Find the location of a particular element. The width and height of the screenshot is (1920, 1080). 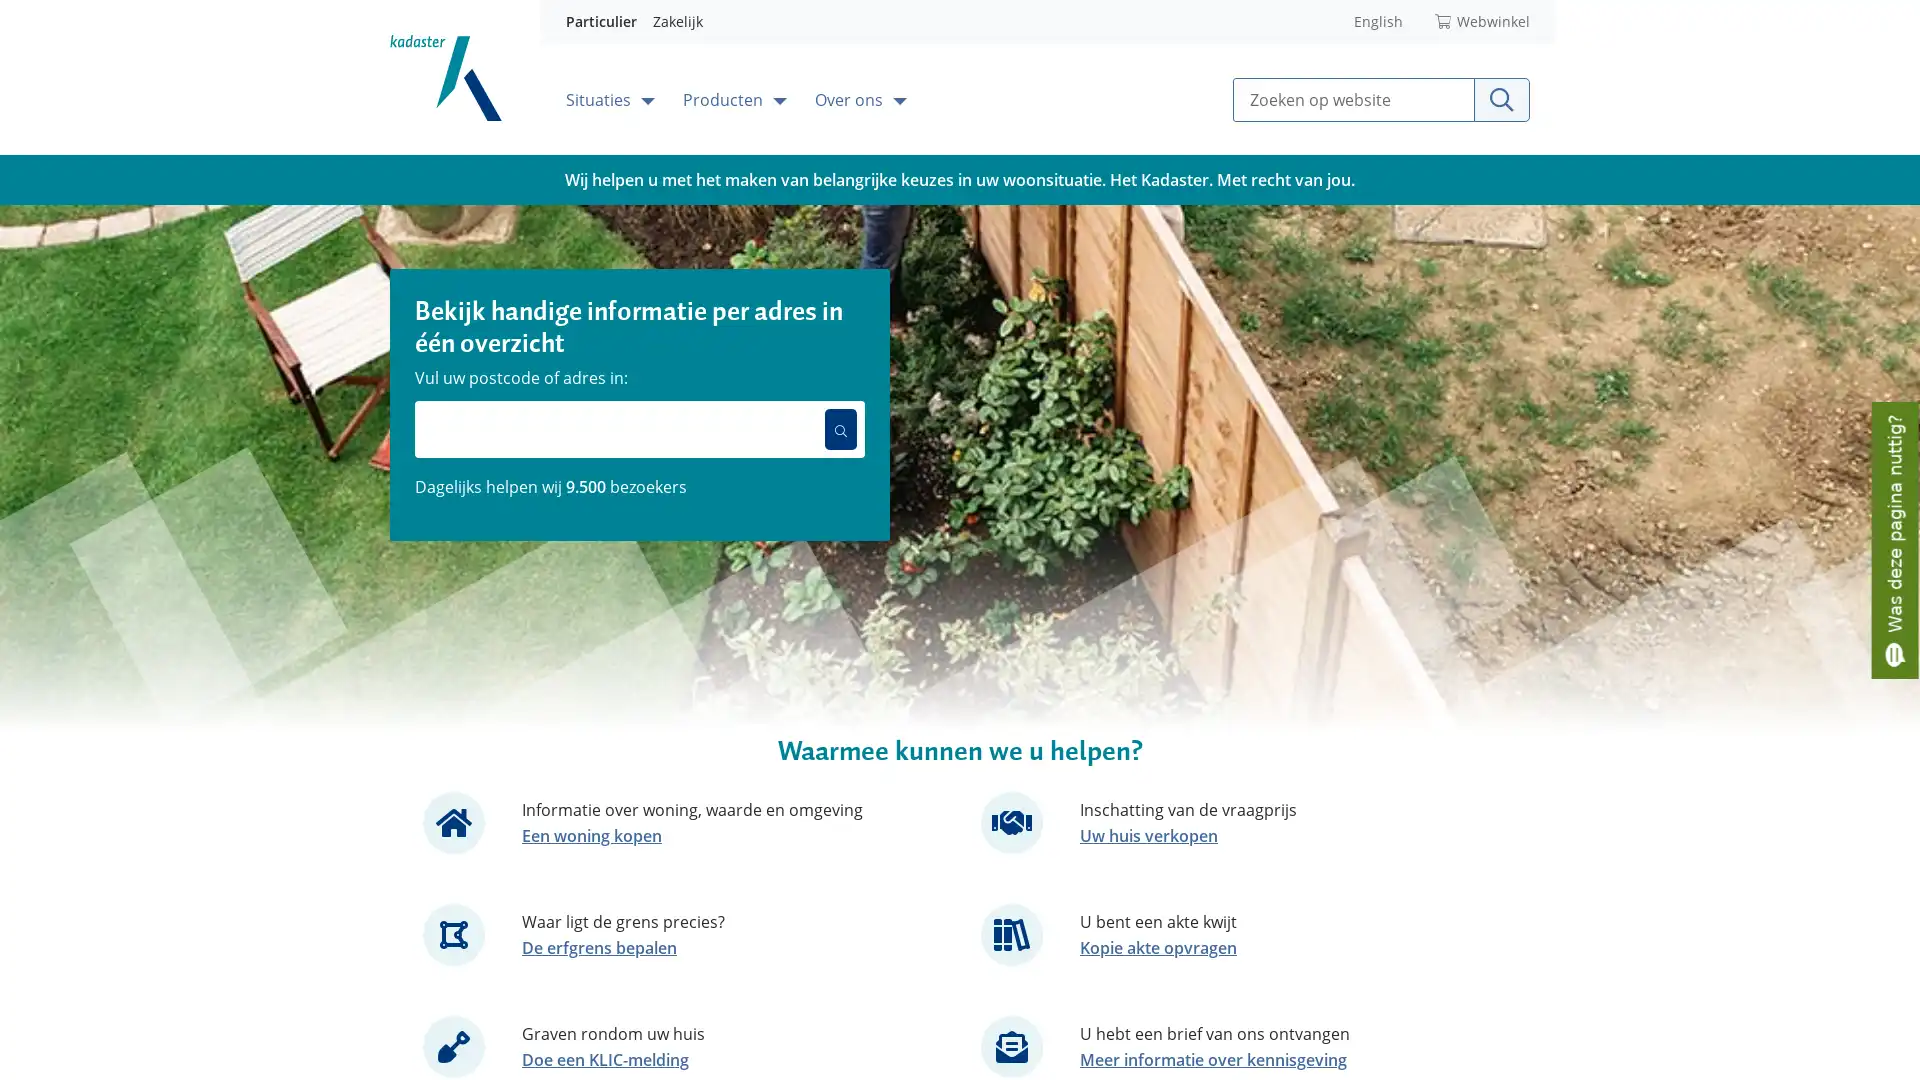

Zoekopdracht starten is located at coordinates (1502, 99).